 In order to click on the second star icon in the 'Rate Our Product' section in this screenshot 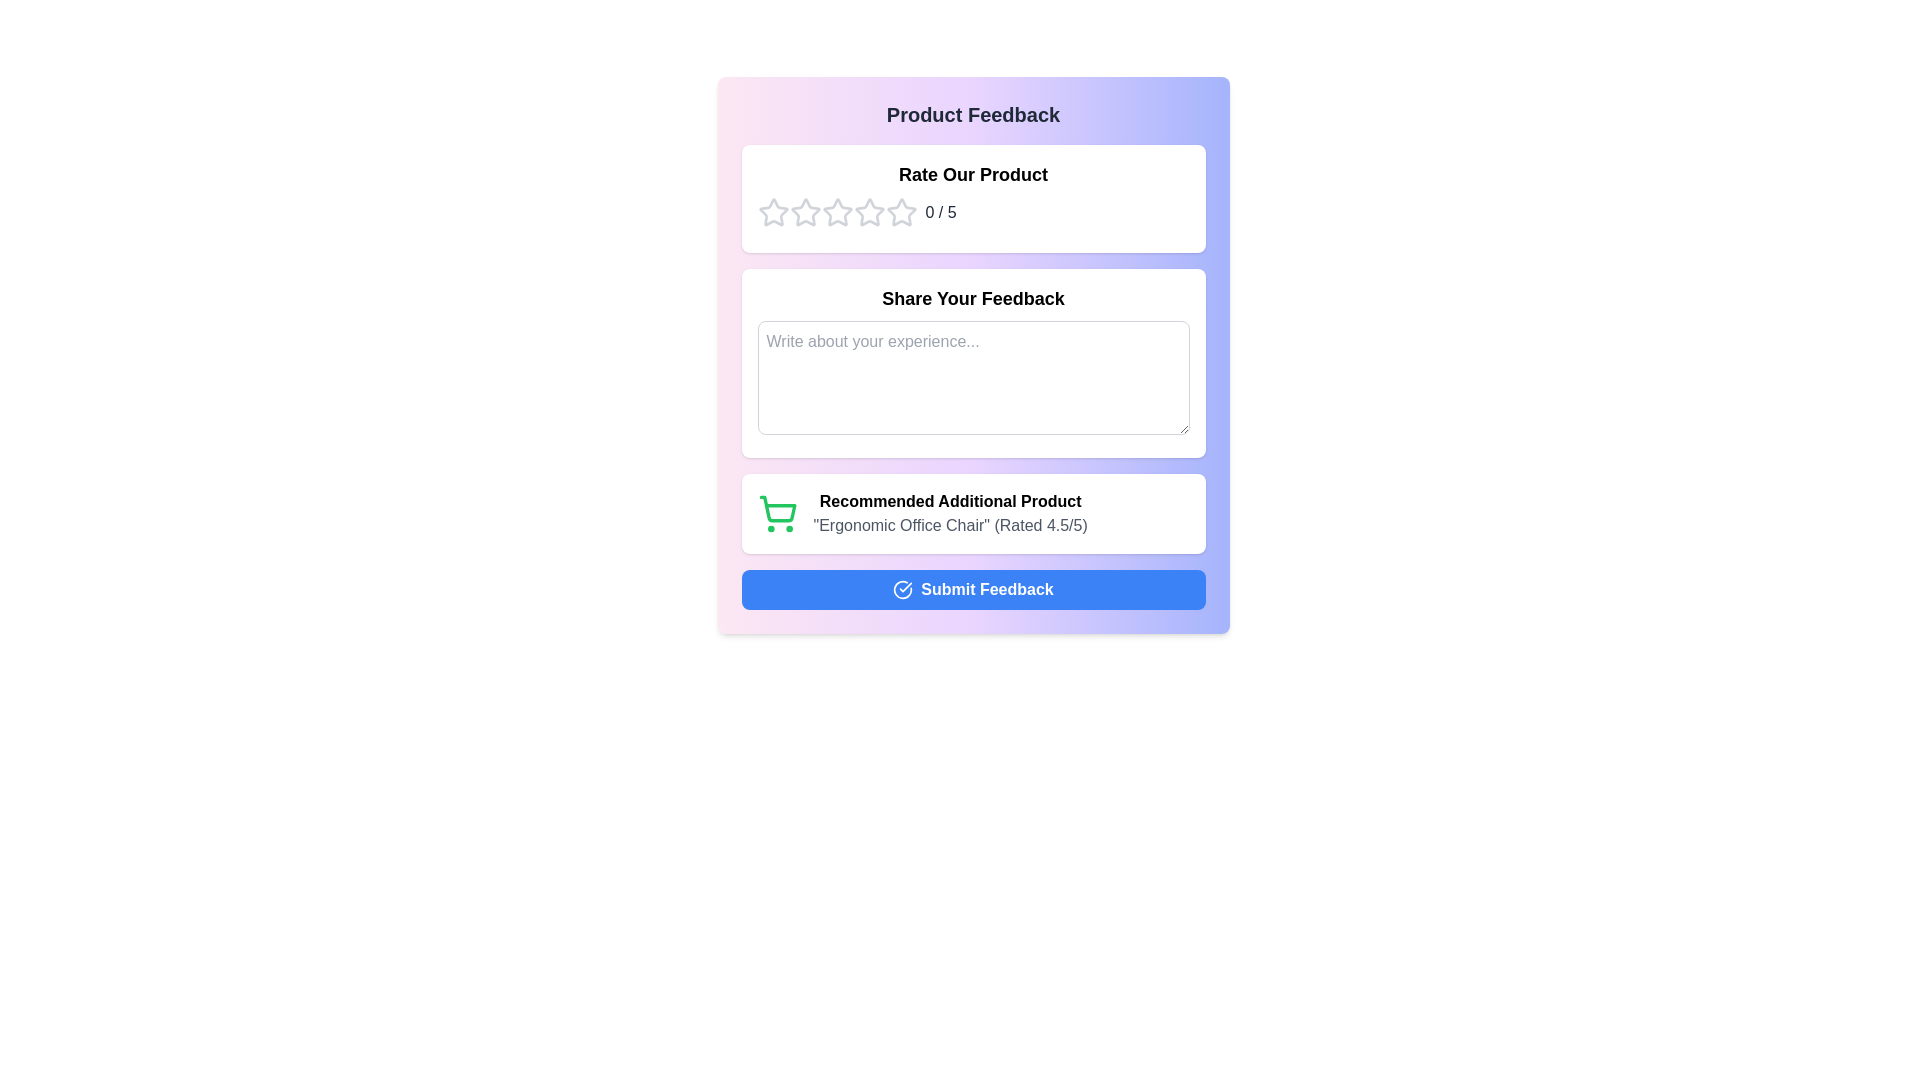, I will do `click(869, 212)`.